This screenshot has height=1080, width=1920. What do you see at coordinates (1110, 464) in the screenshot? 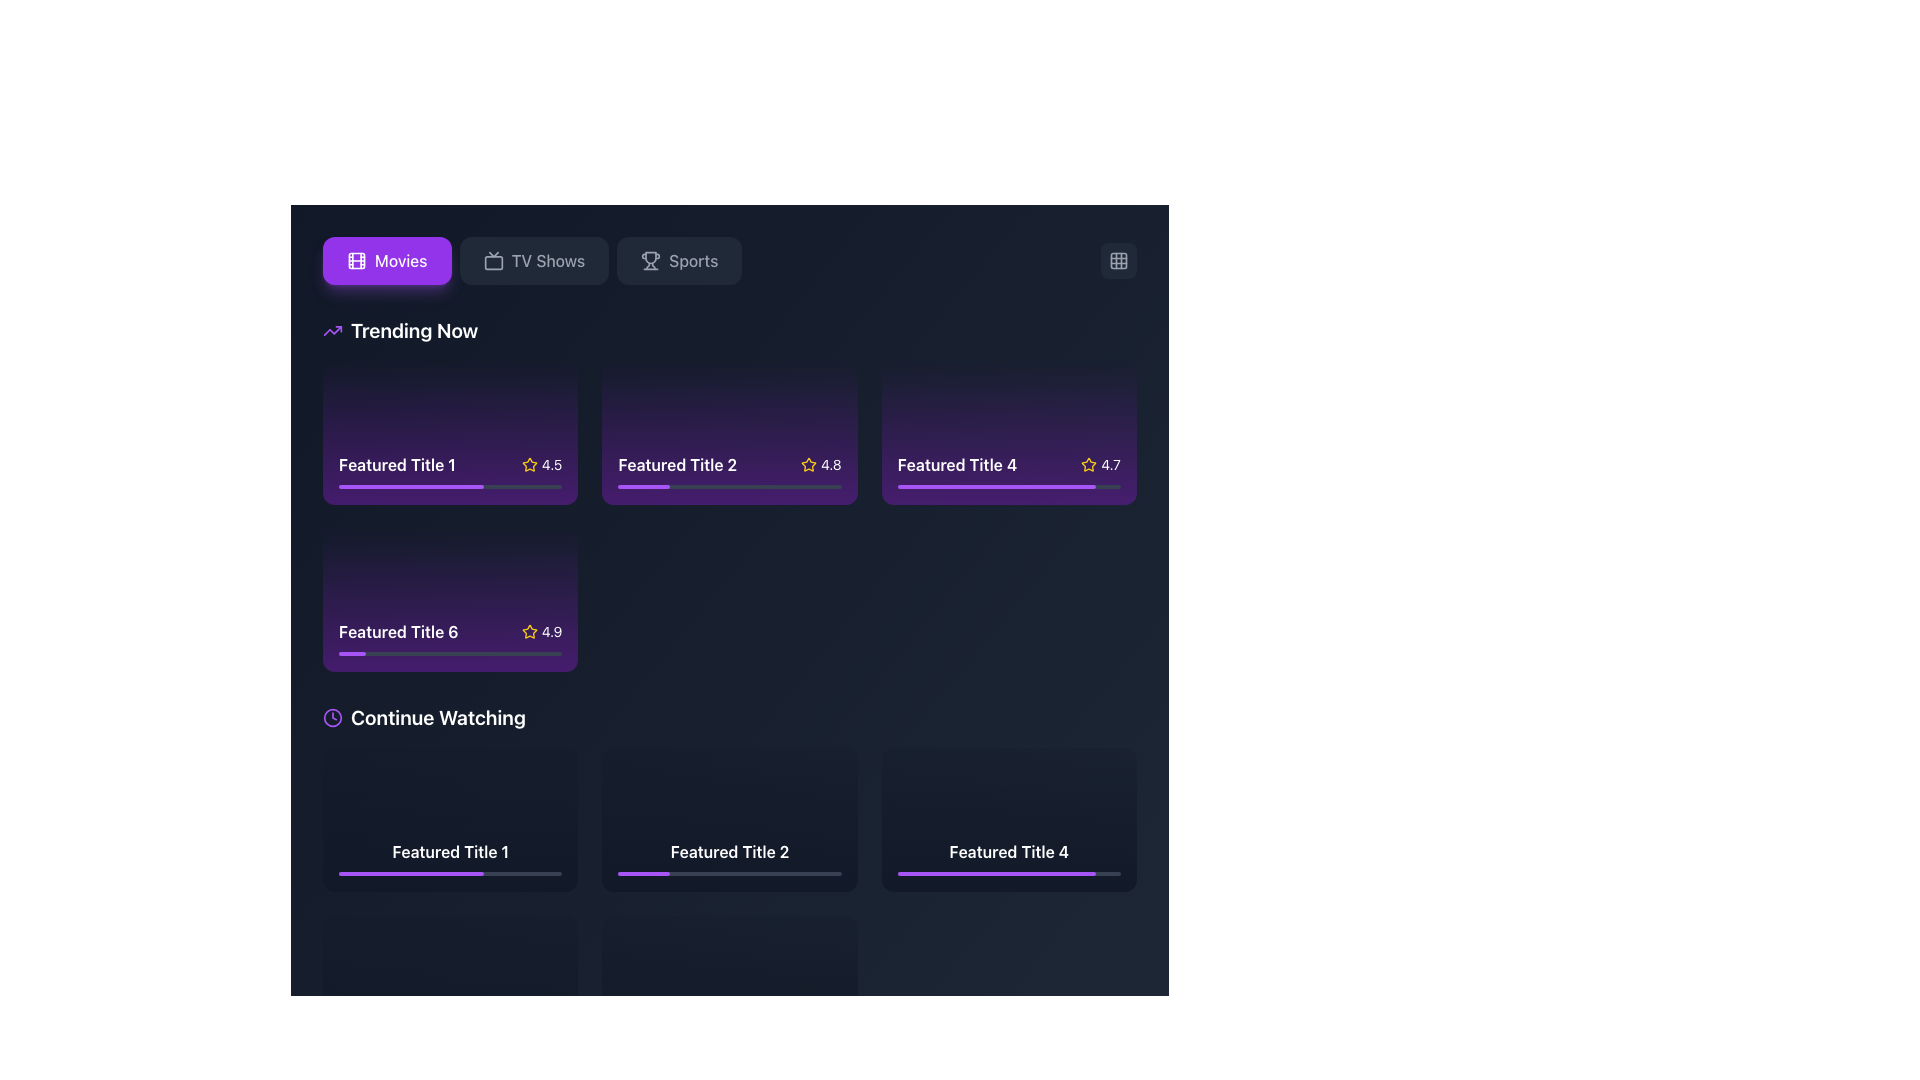
I see `the rating score displayed in the text element located within the card labeled 'Featured Title 4', which is positioned directly` at bounding box center [1110, 464].